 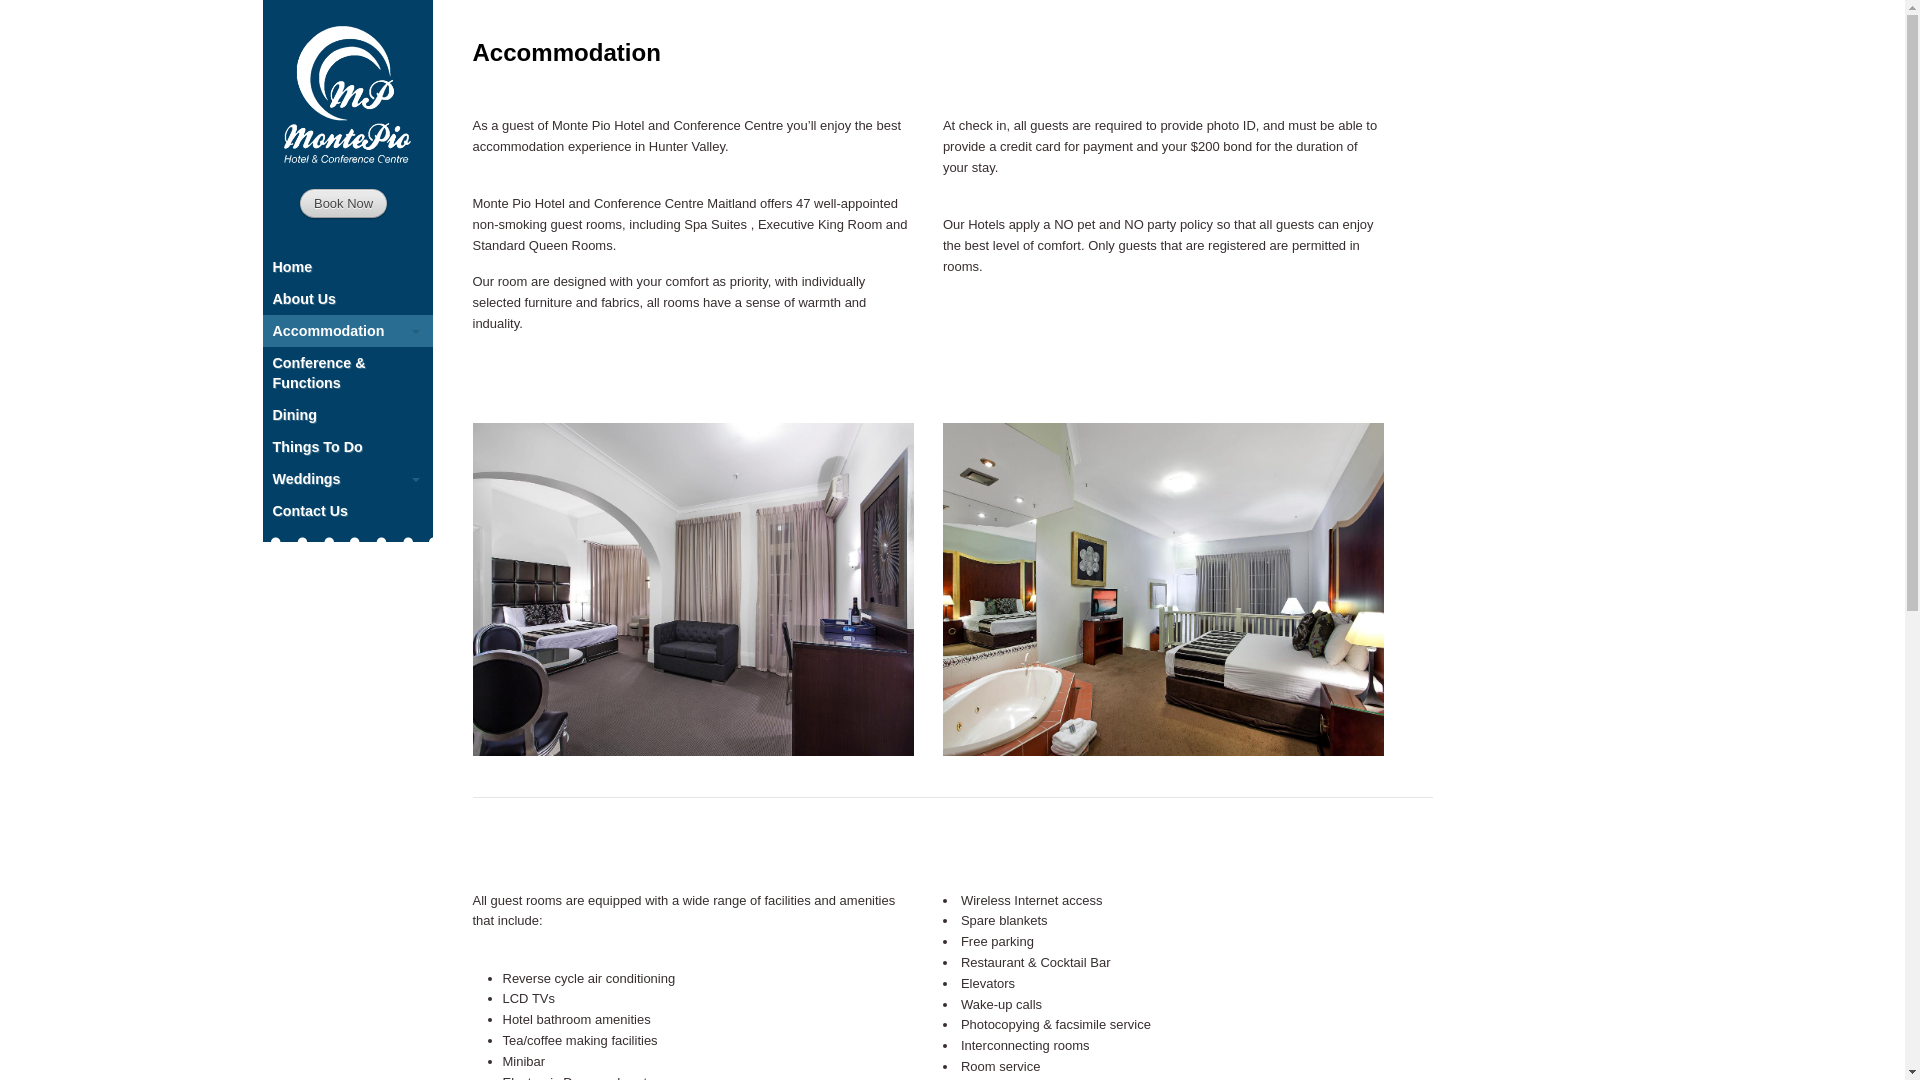 What do you see at coordinates (261, 446) in the screenshot?
I see `'Things To Do'` at bounding box center [261, 446].